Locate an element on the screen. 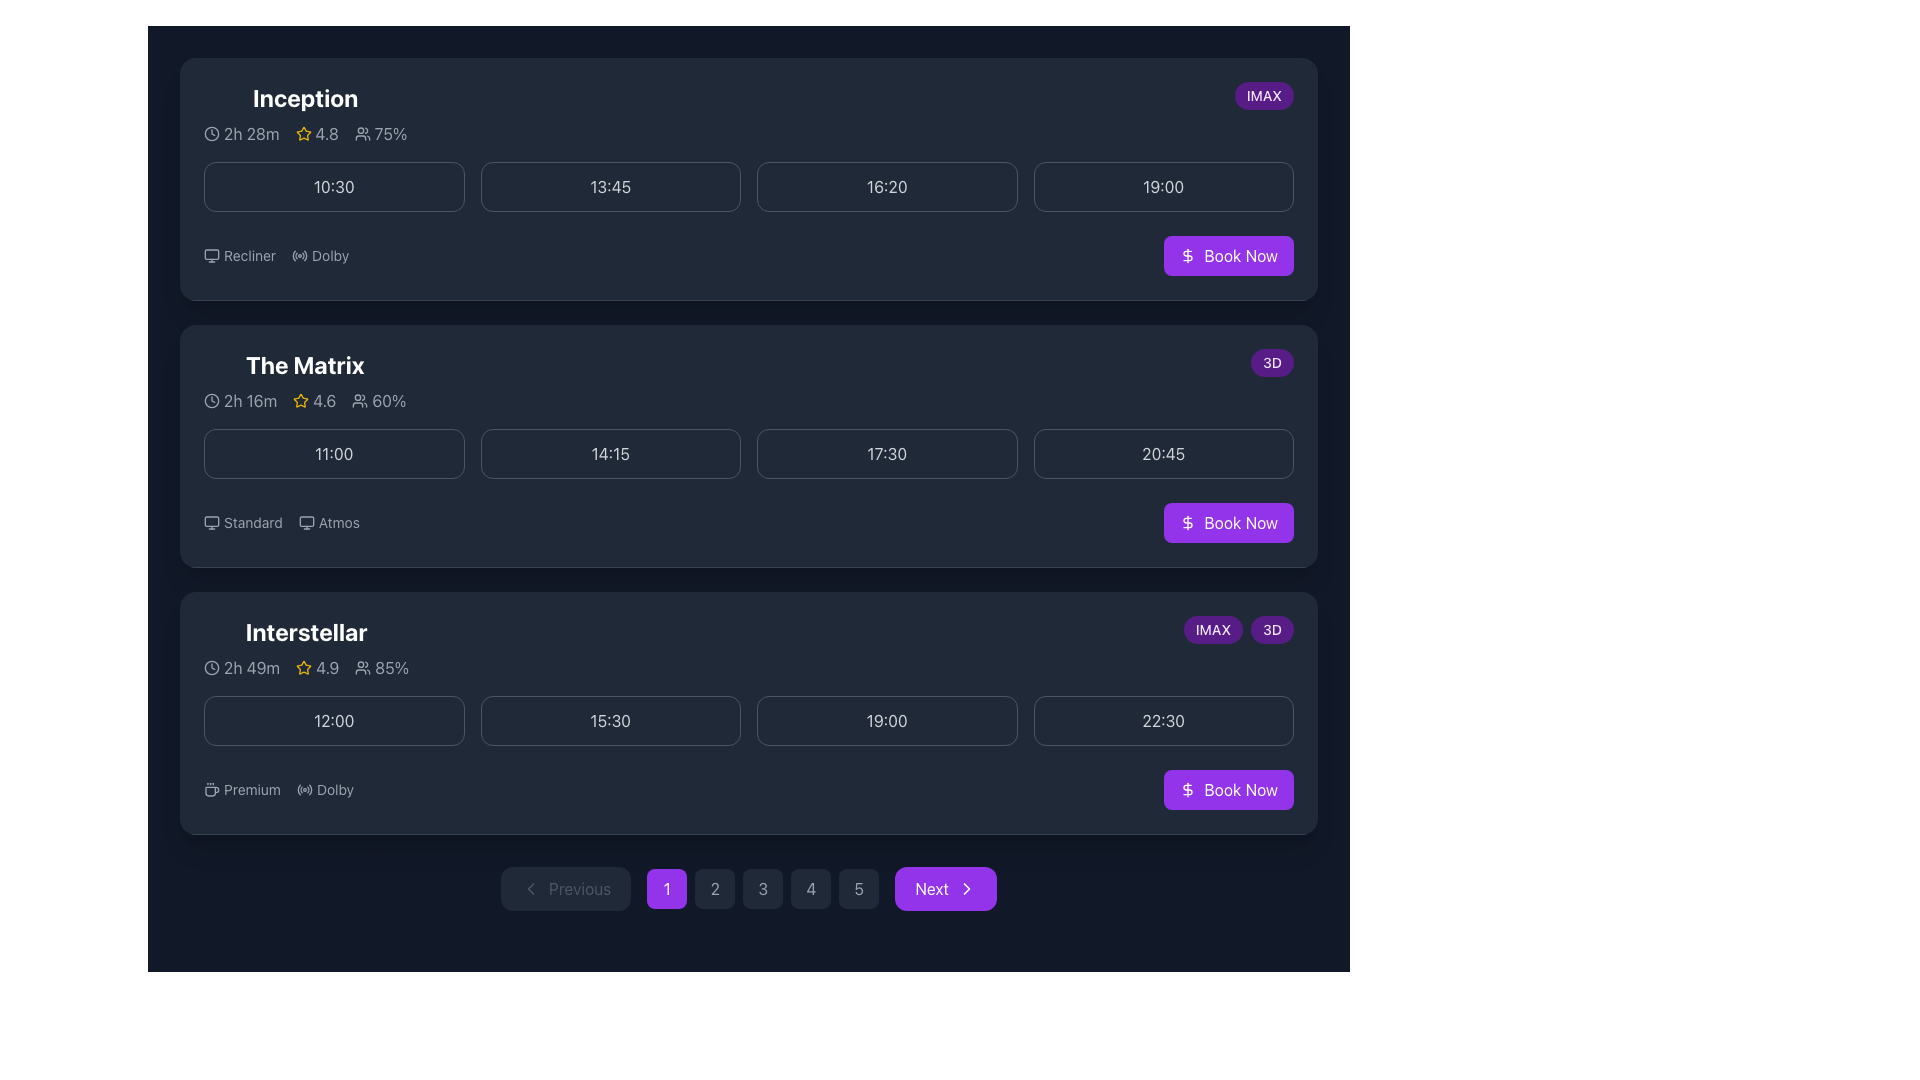 The width and height of the screenshot is (1920, 1080). the SVG graphic icon representing Dolby sound format located at the start of the text 'Dolby' in the movie information section for 'Inception' is located at coordinates (299, 254).